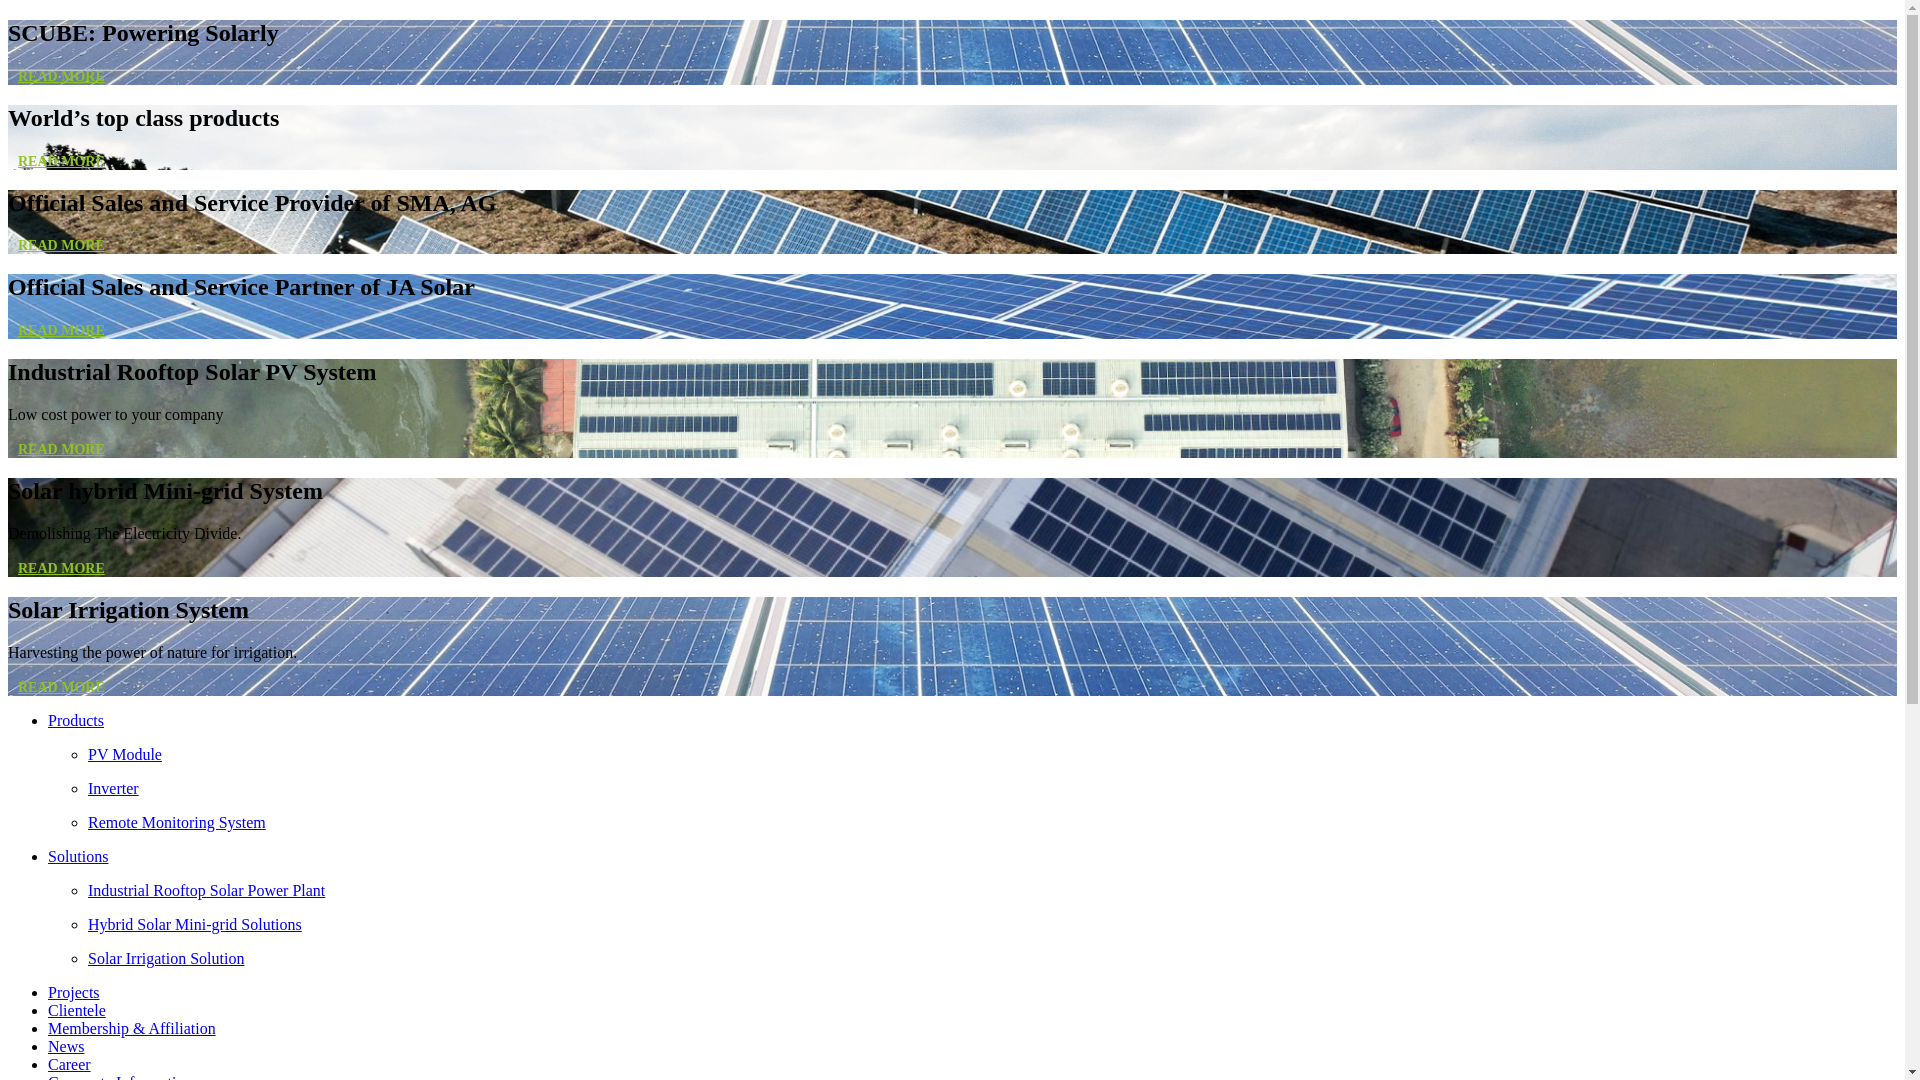  What do you see at coordinates (61, 75) in the screenshot?
I see `'READ MORE'` at bounding box center [61, 75].